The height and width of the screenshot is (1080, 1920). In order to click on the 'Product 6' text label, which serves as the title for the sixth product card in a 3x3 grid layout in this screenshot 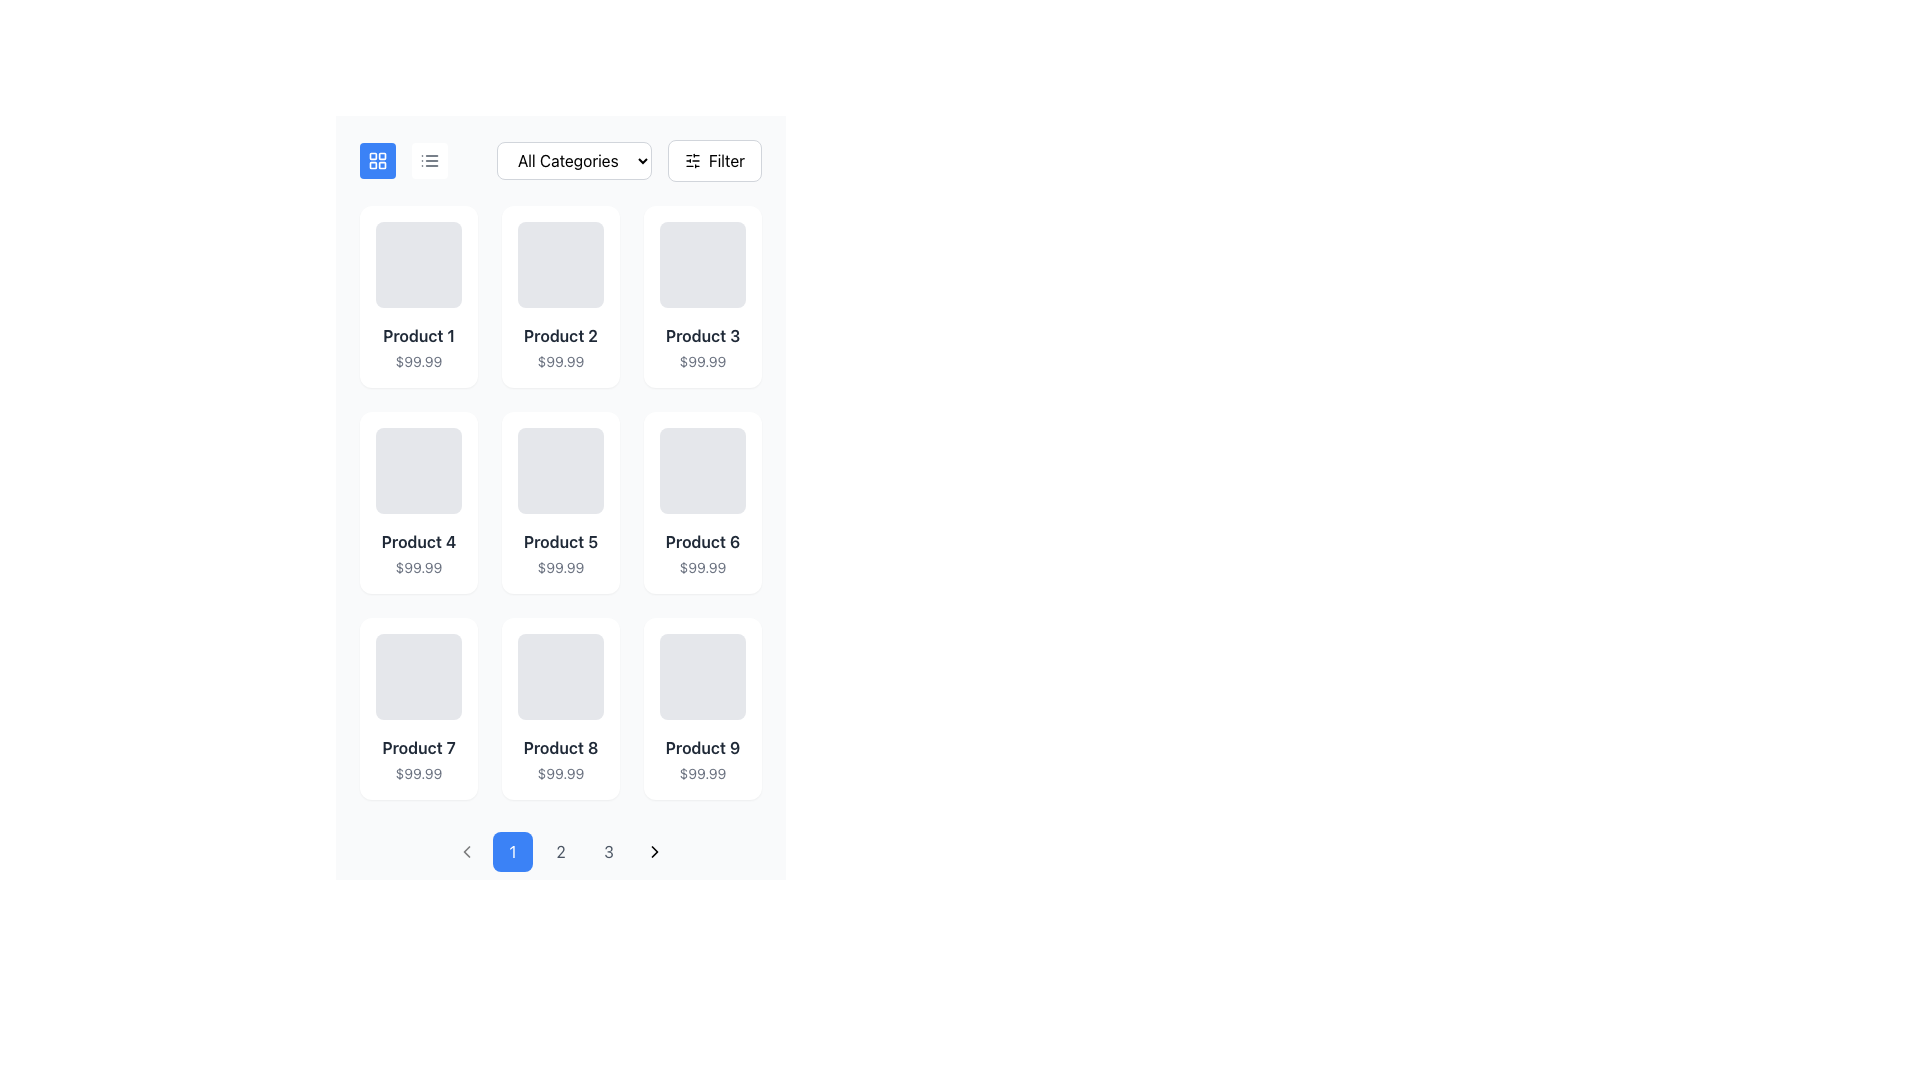, I will do `click(702, 542)`.